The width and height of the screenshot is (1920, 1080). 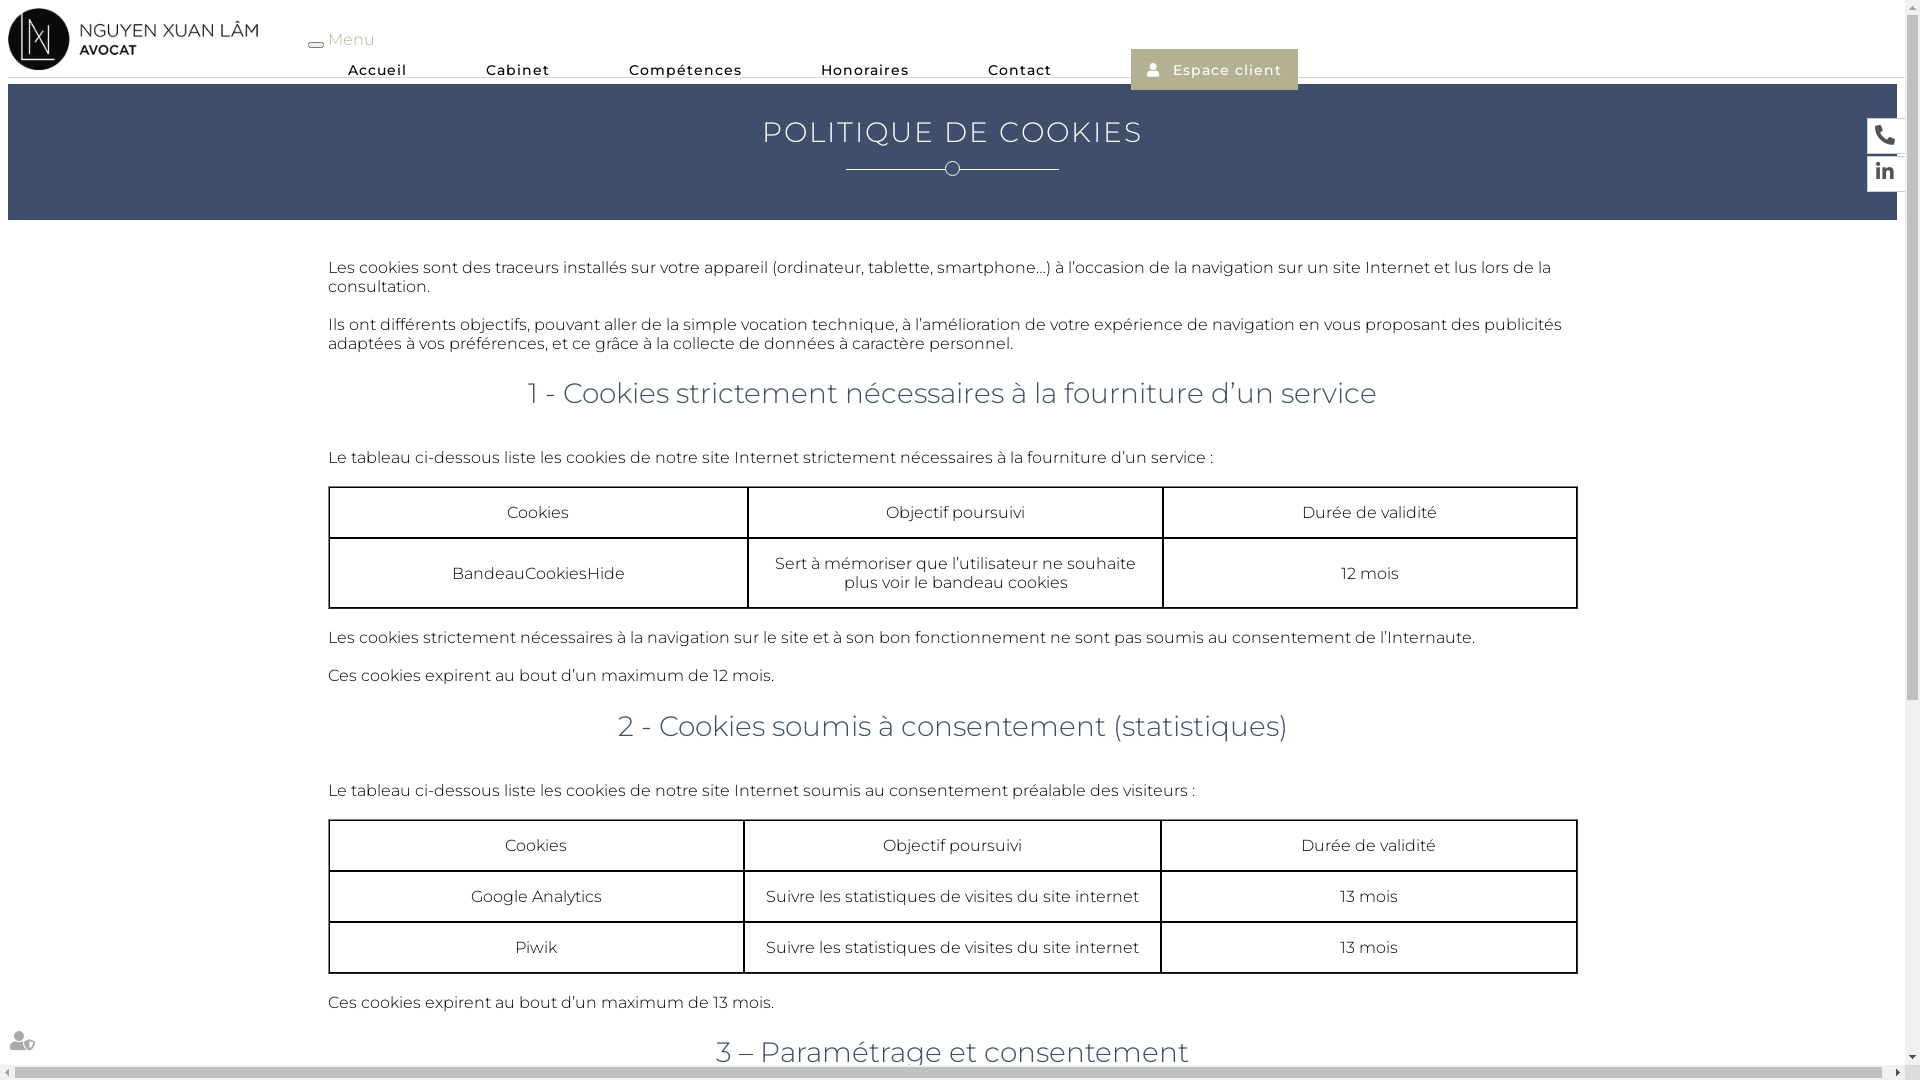 What do you see at coordinates (347, 72) in the screenshot?
I see `'Accueil'` at bounding box center [347, 72].